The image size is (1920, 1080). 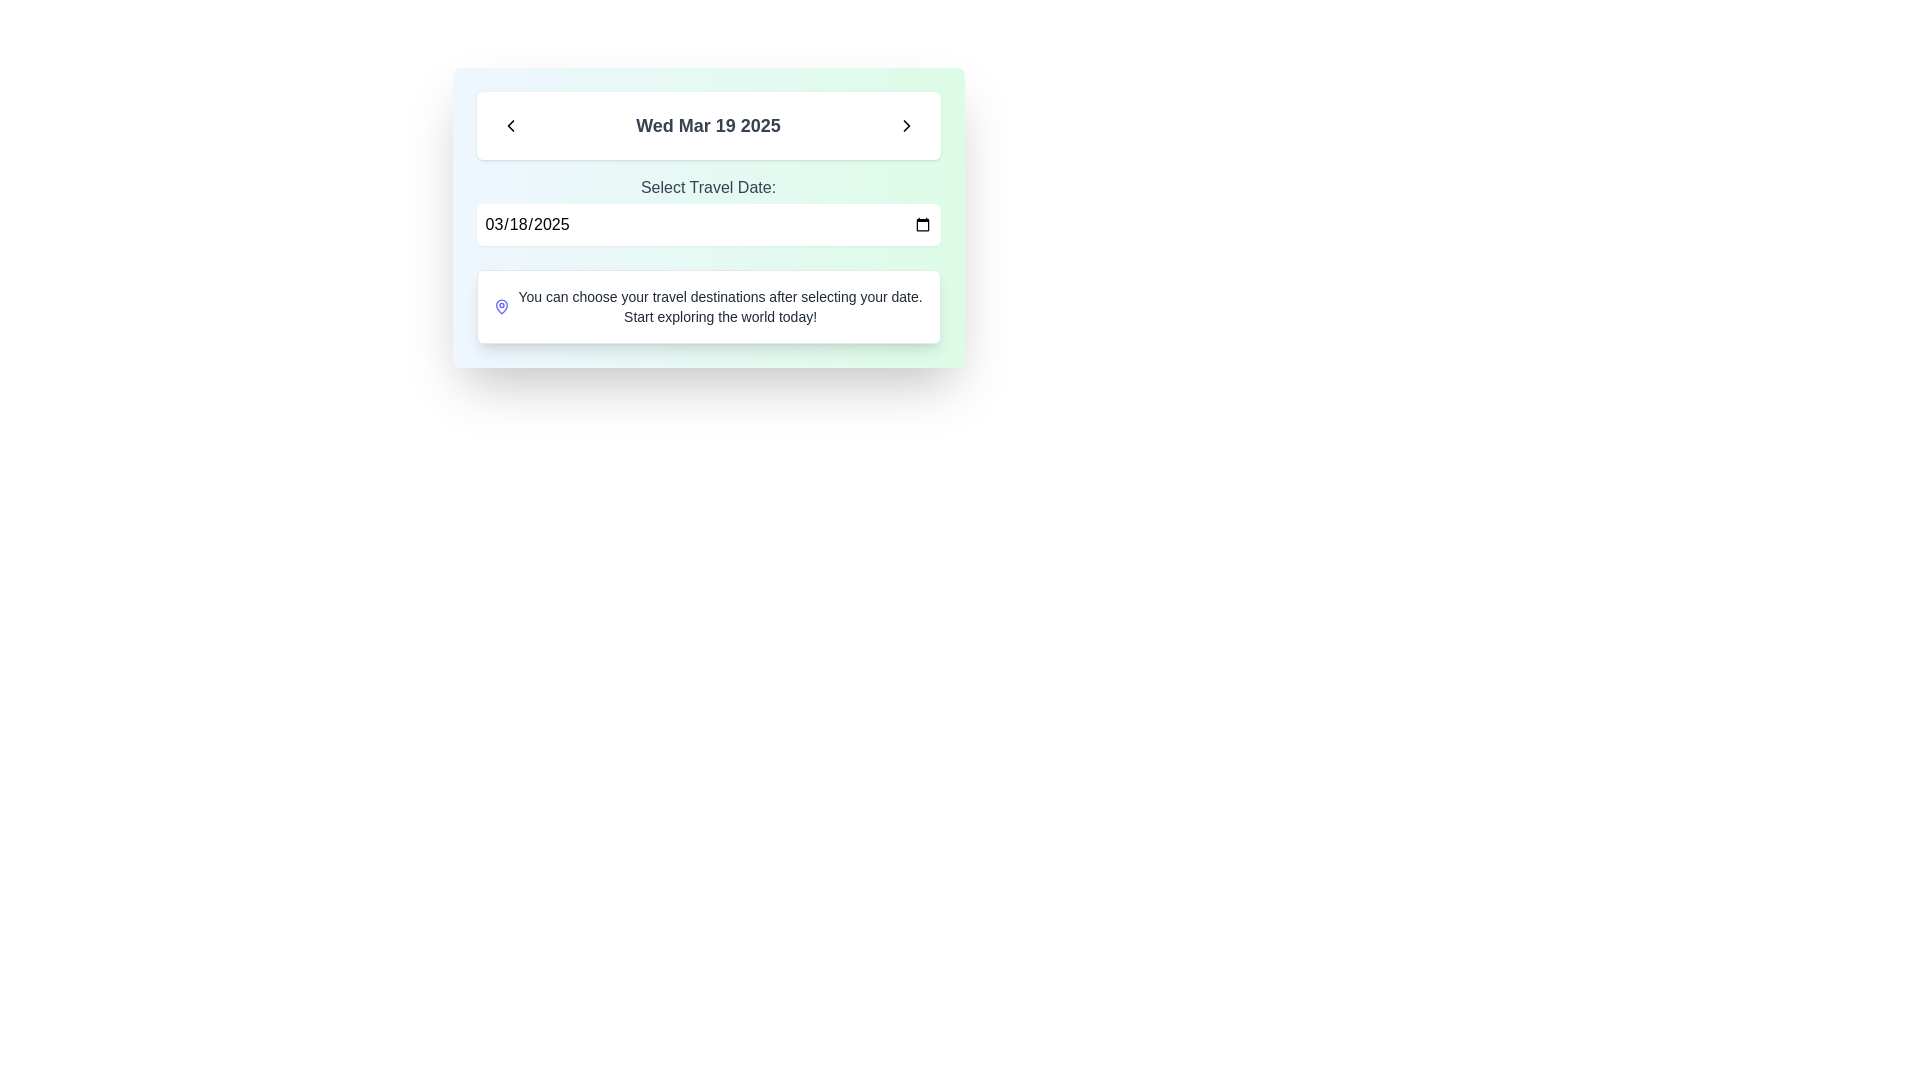 I want to click on the purple map pin icon, which is a clean and minimalistic line icon located inside a rounded rectangle box next to the travel choices description, so click(x=501, y=307).